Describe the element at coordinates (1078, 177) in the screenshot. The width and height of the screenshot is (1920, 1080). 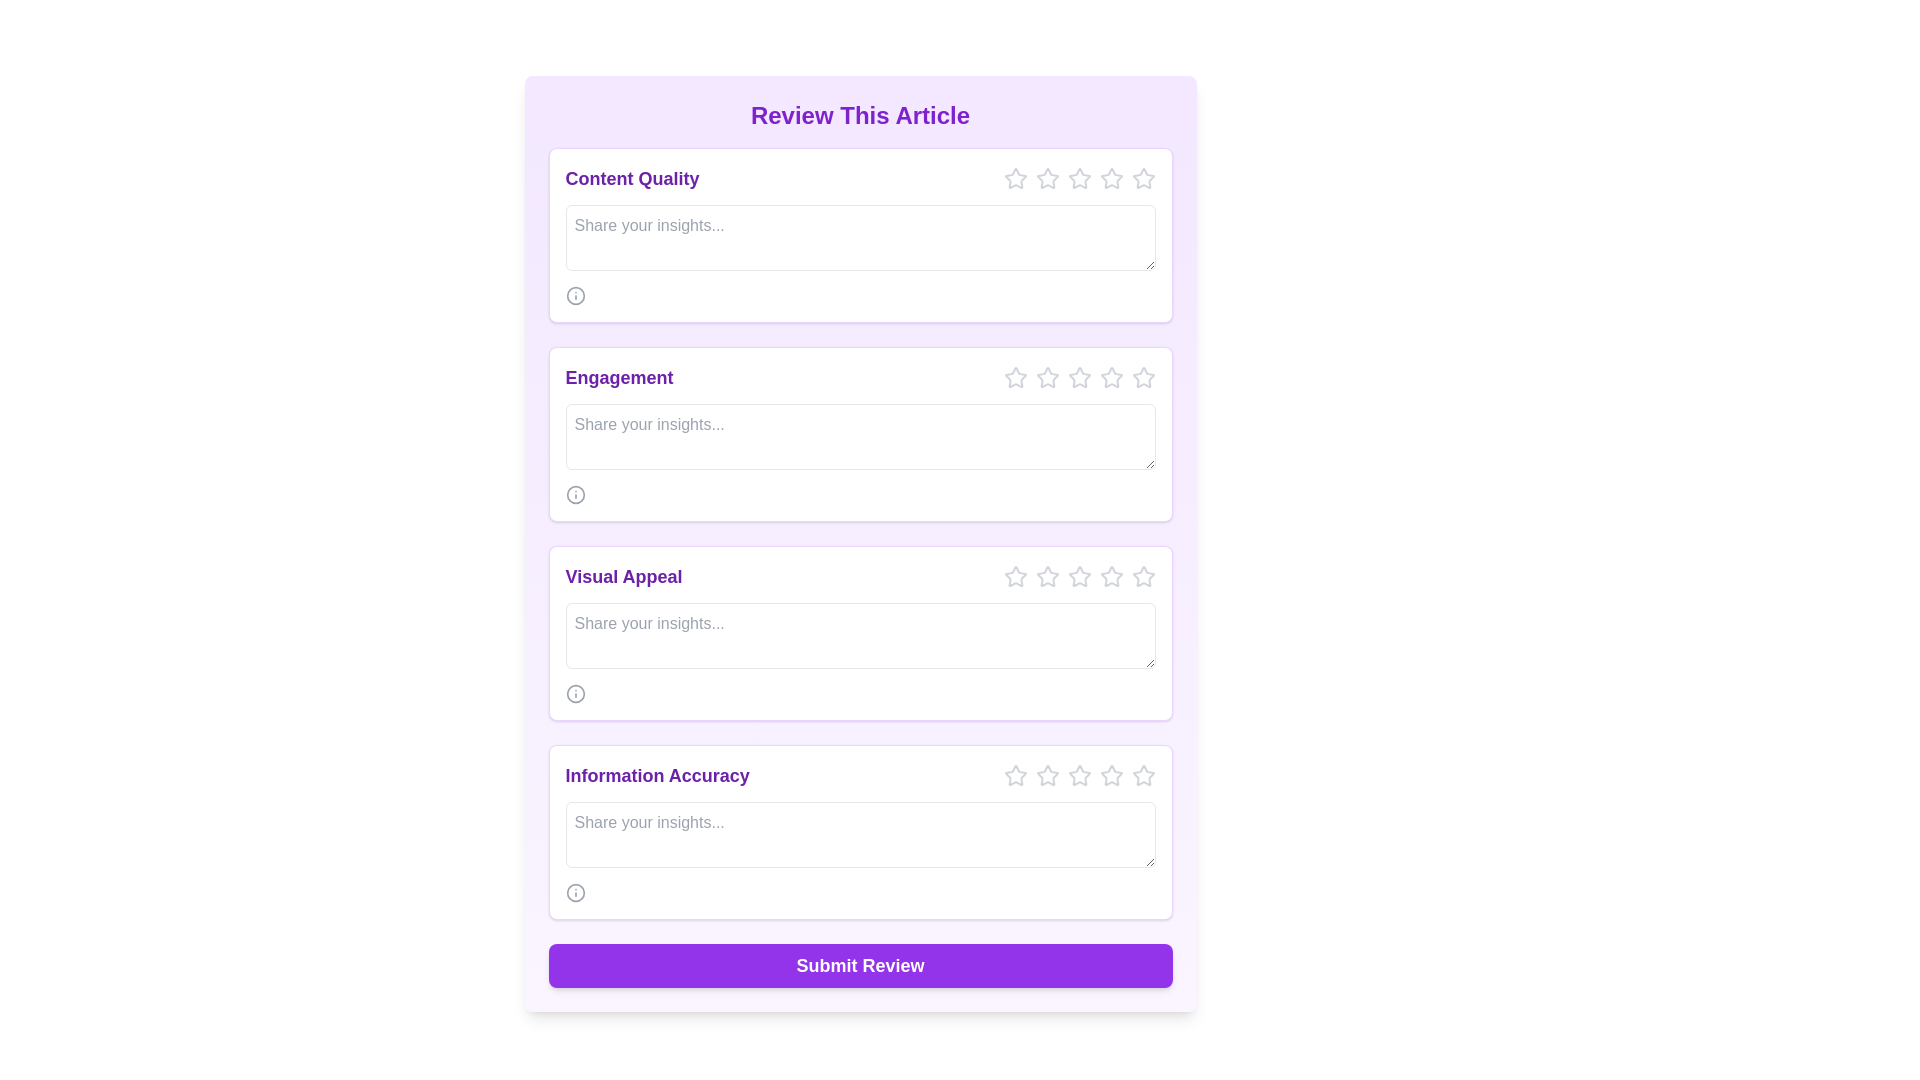
I see `the third star icon in the row of five rating stars next to the 'Content Quality' heading` at that location.